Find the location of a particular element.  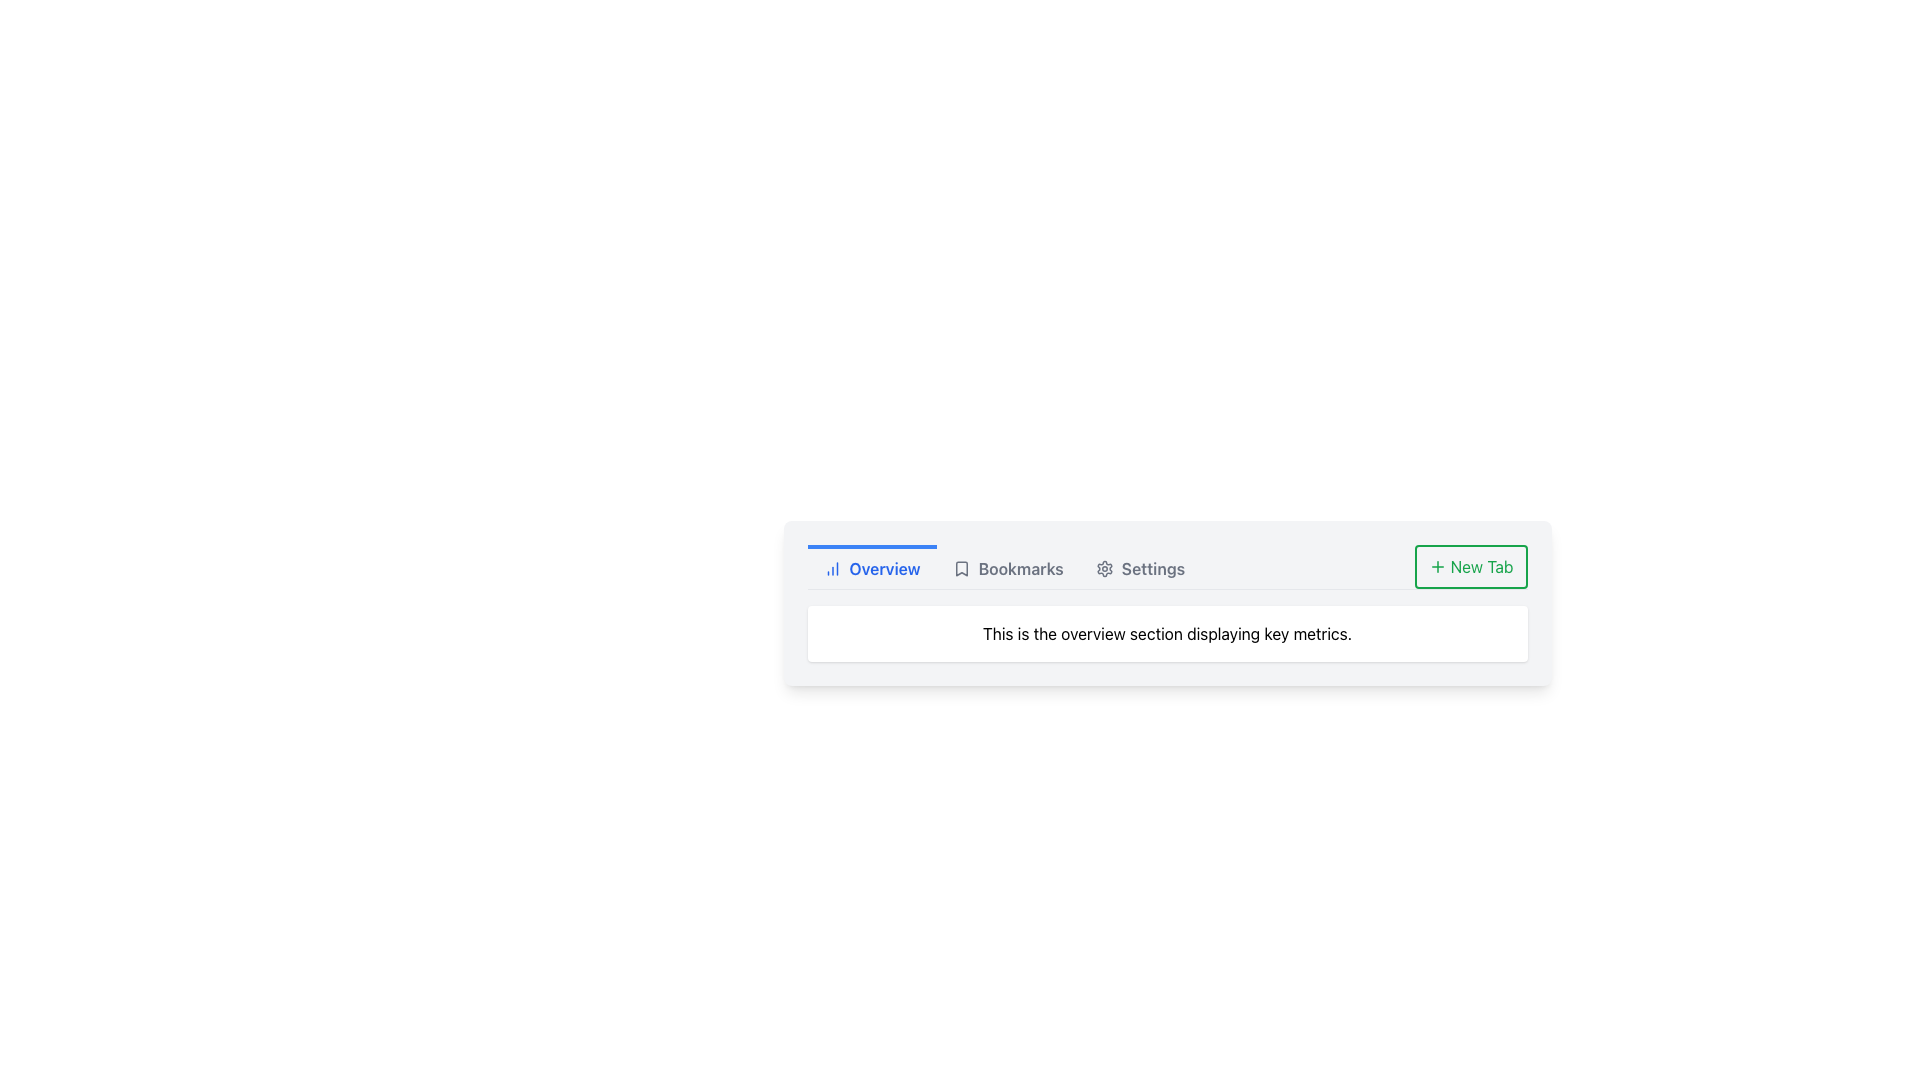

the unfilled bookmark outline icon located beside the 'Bookmarks' text in the navigation tab section is located at coordinates (961, 569).